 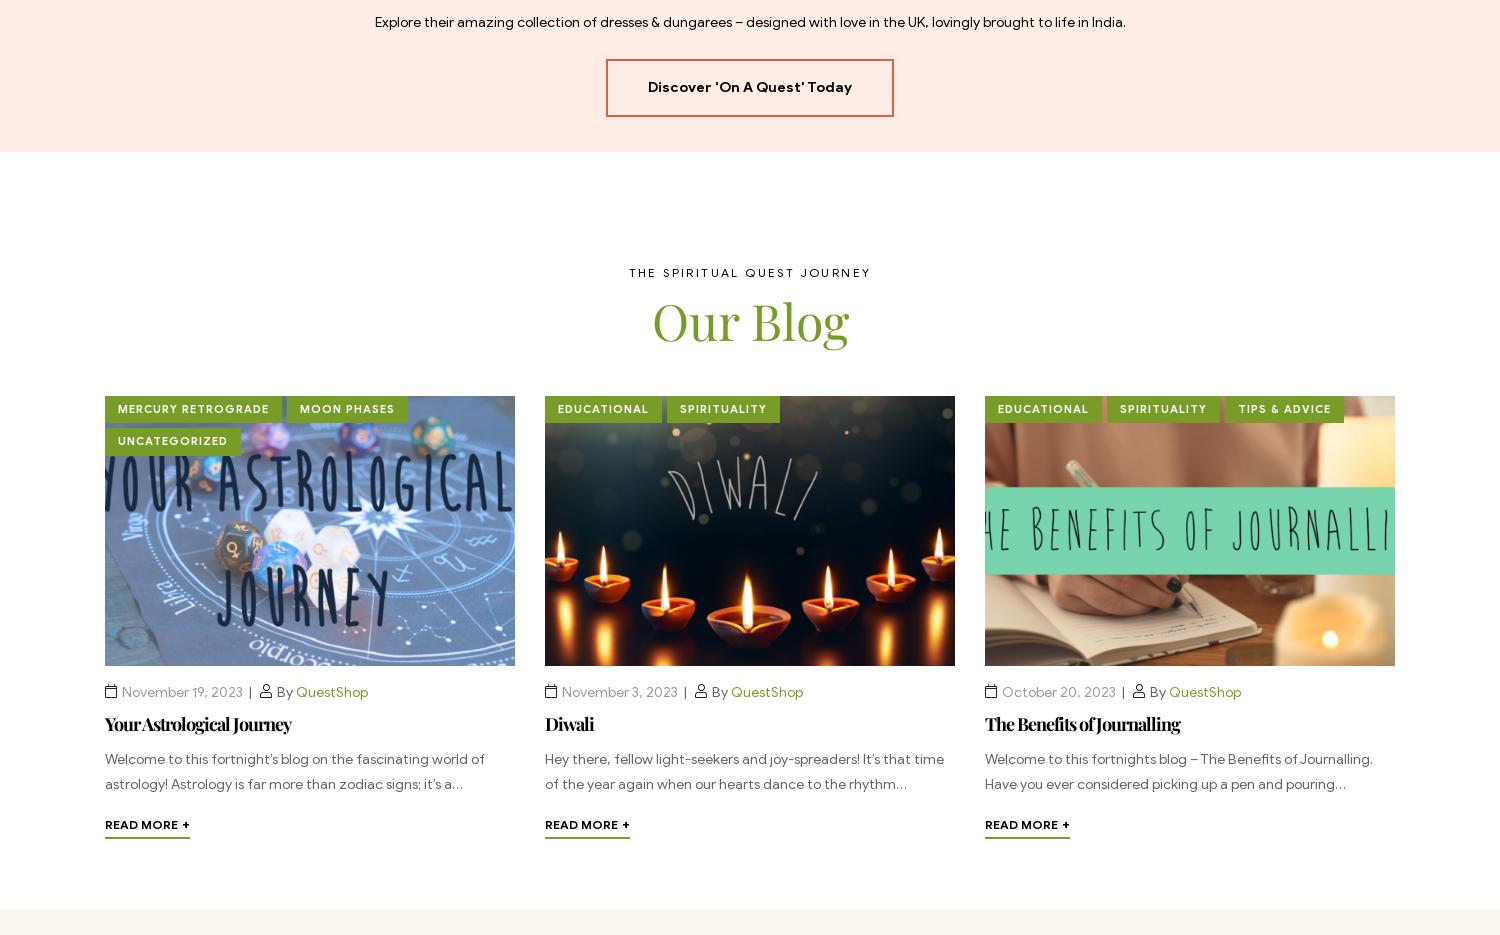 I want to click on 'November 3, 2023', so click(x=618, y=691).